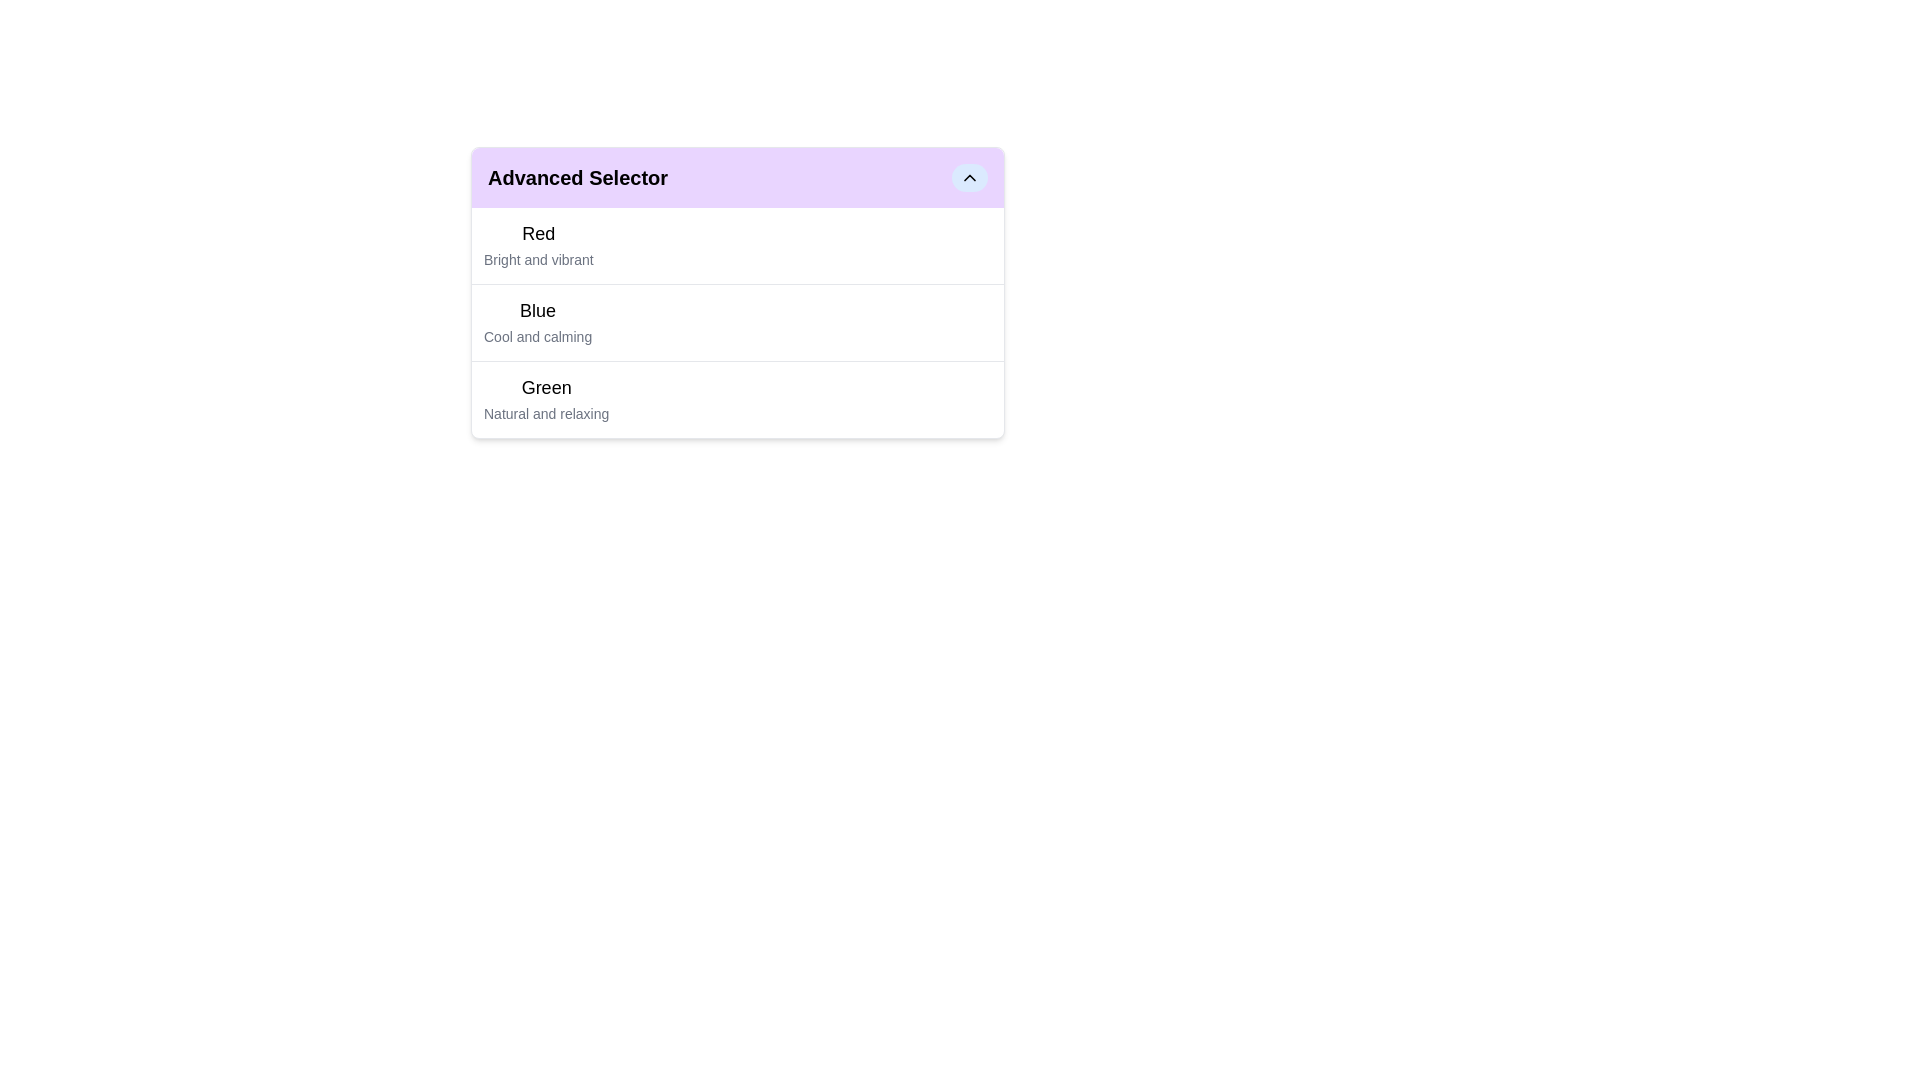  I want to click on the text block labeled 'Red' with the description 'Bright and vibrant', so click(538, 245).